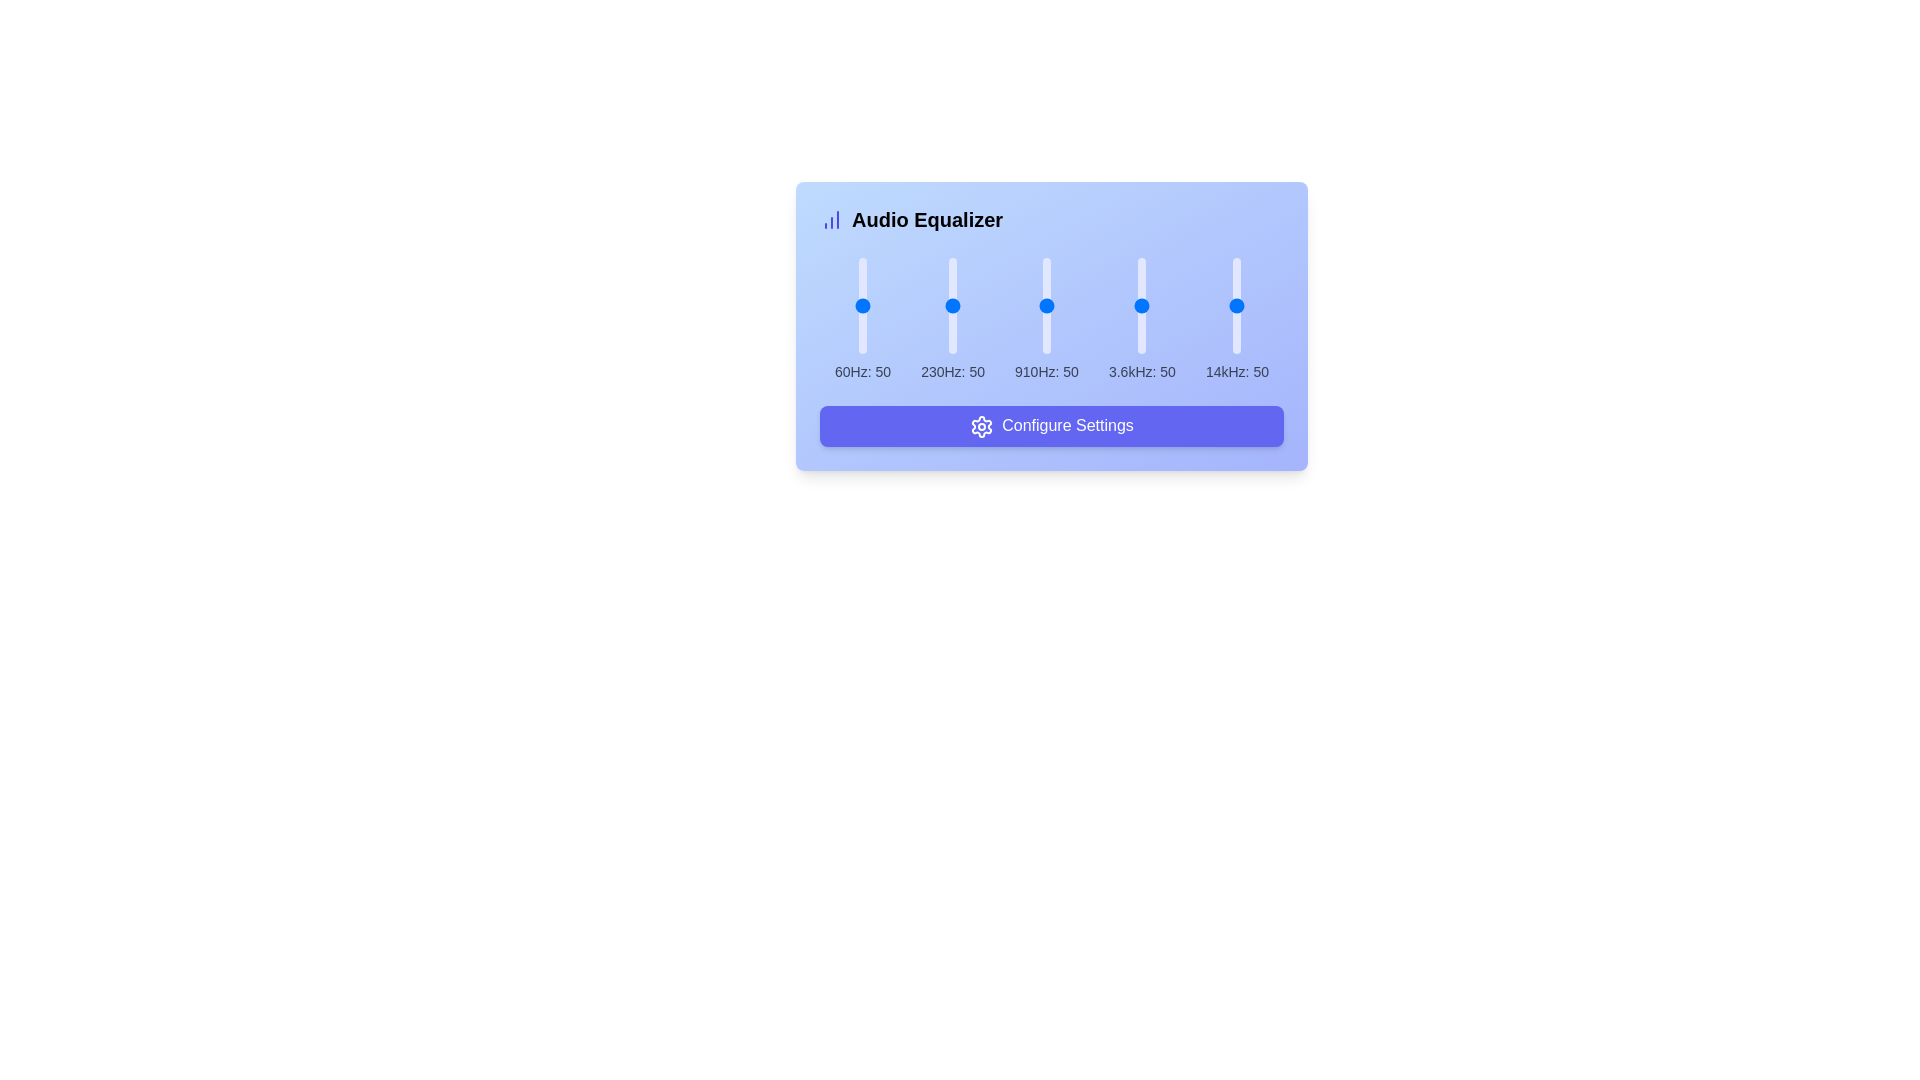 This screenshot has width=1920, height=1080. Describe the element at coordinates (1045, 313) in the screenshot. I see `the 910Hz slider` at that location.